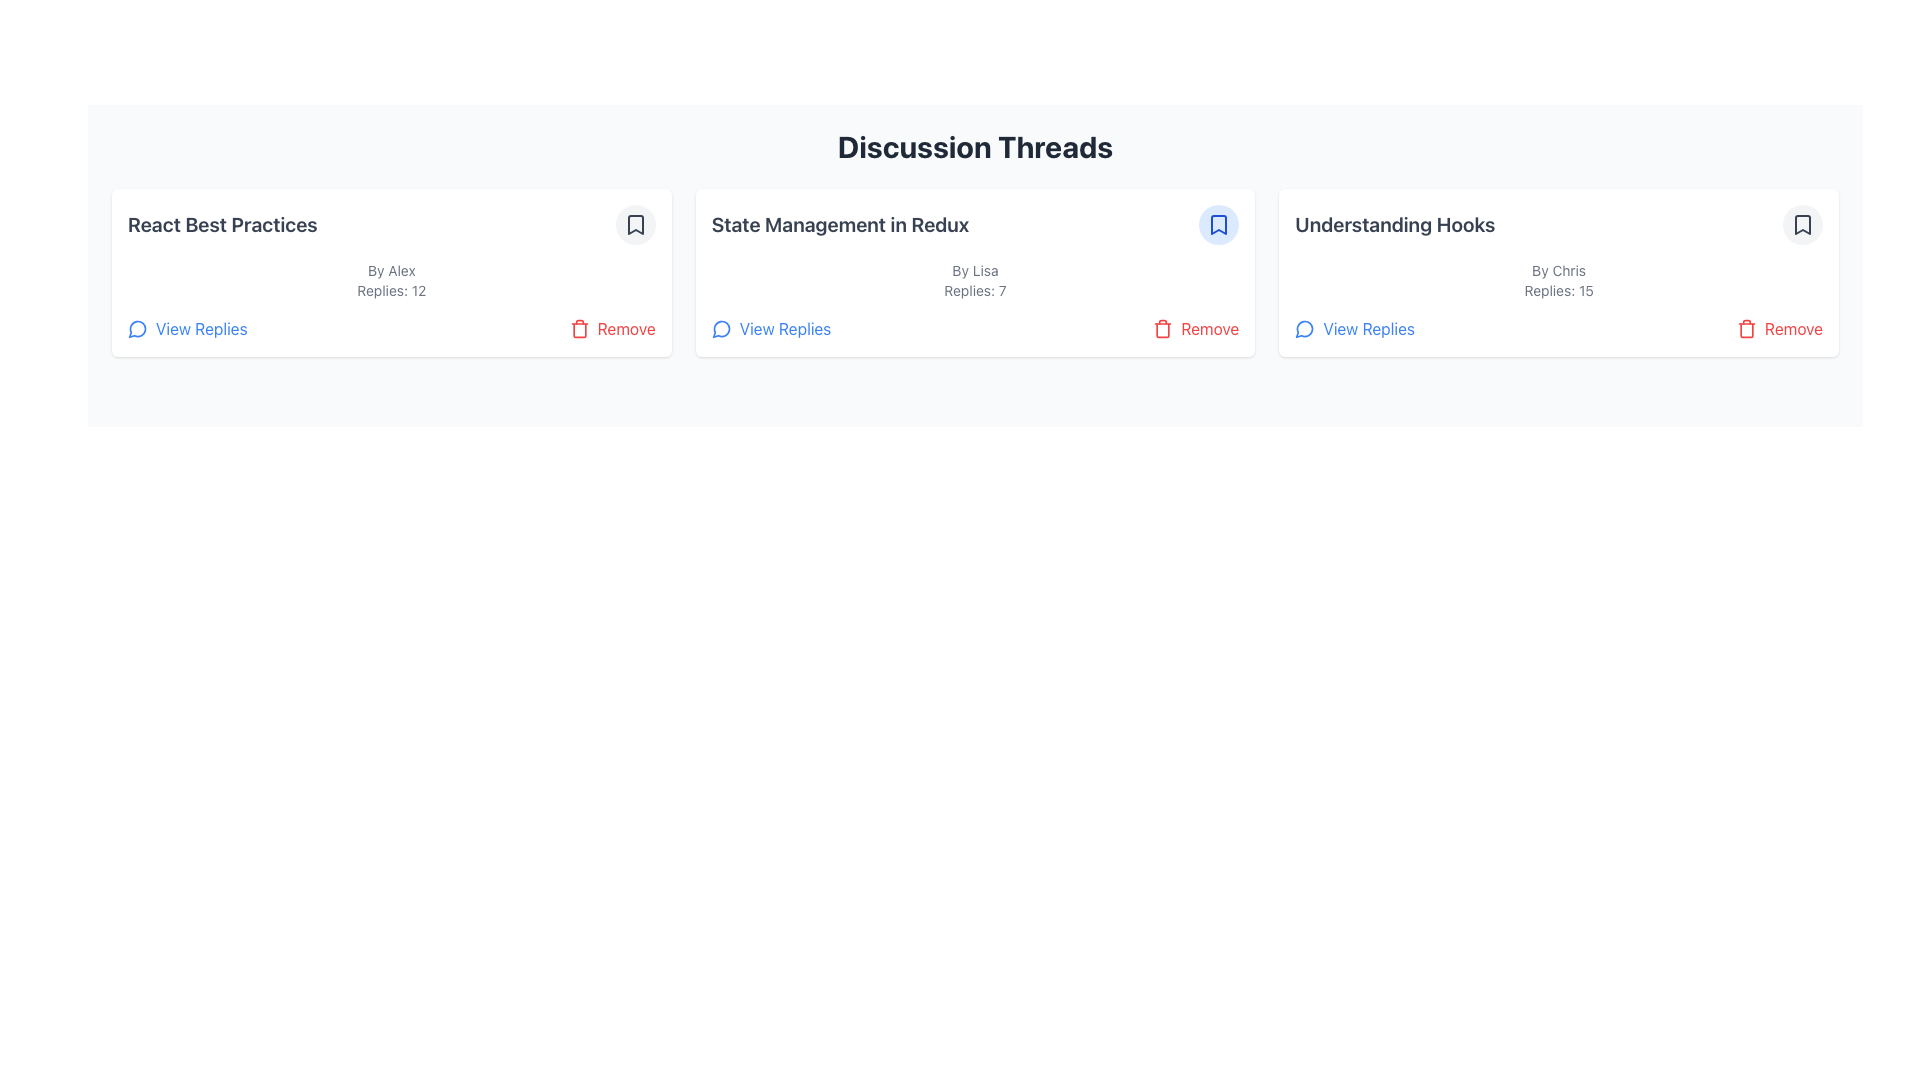 This screenshot has width=1920, height=1080. What do you see at coordinates (1355, 327) in the screenshot?
I see `the 'View Replies' button located at the bottom-left section of the 'Understanding Hooks' discussion thread card` at bounding box center [1355, 327].